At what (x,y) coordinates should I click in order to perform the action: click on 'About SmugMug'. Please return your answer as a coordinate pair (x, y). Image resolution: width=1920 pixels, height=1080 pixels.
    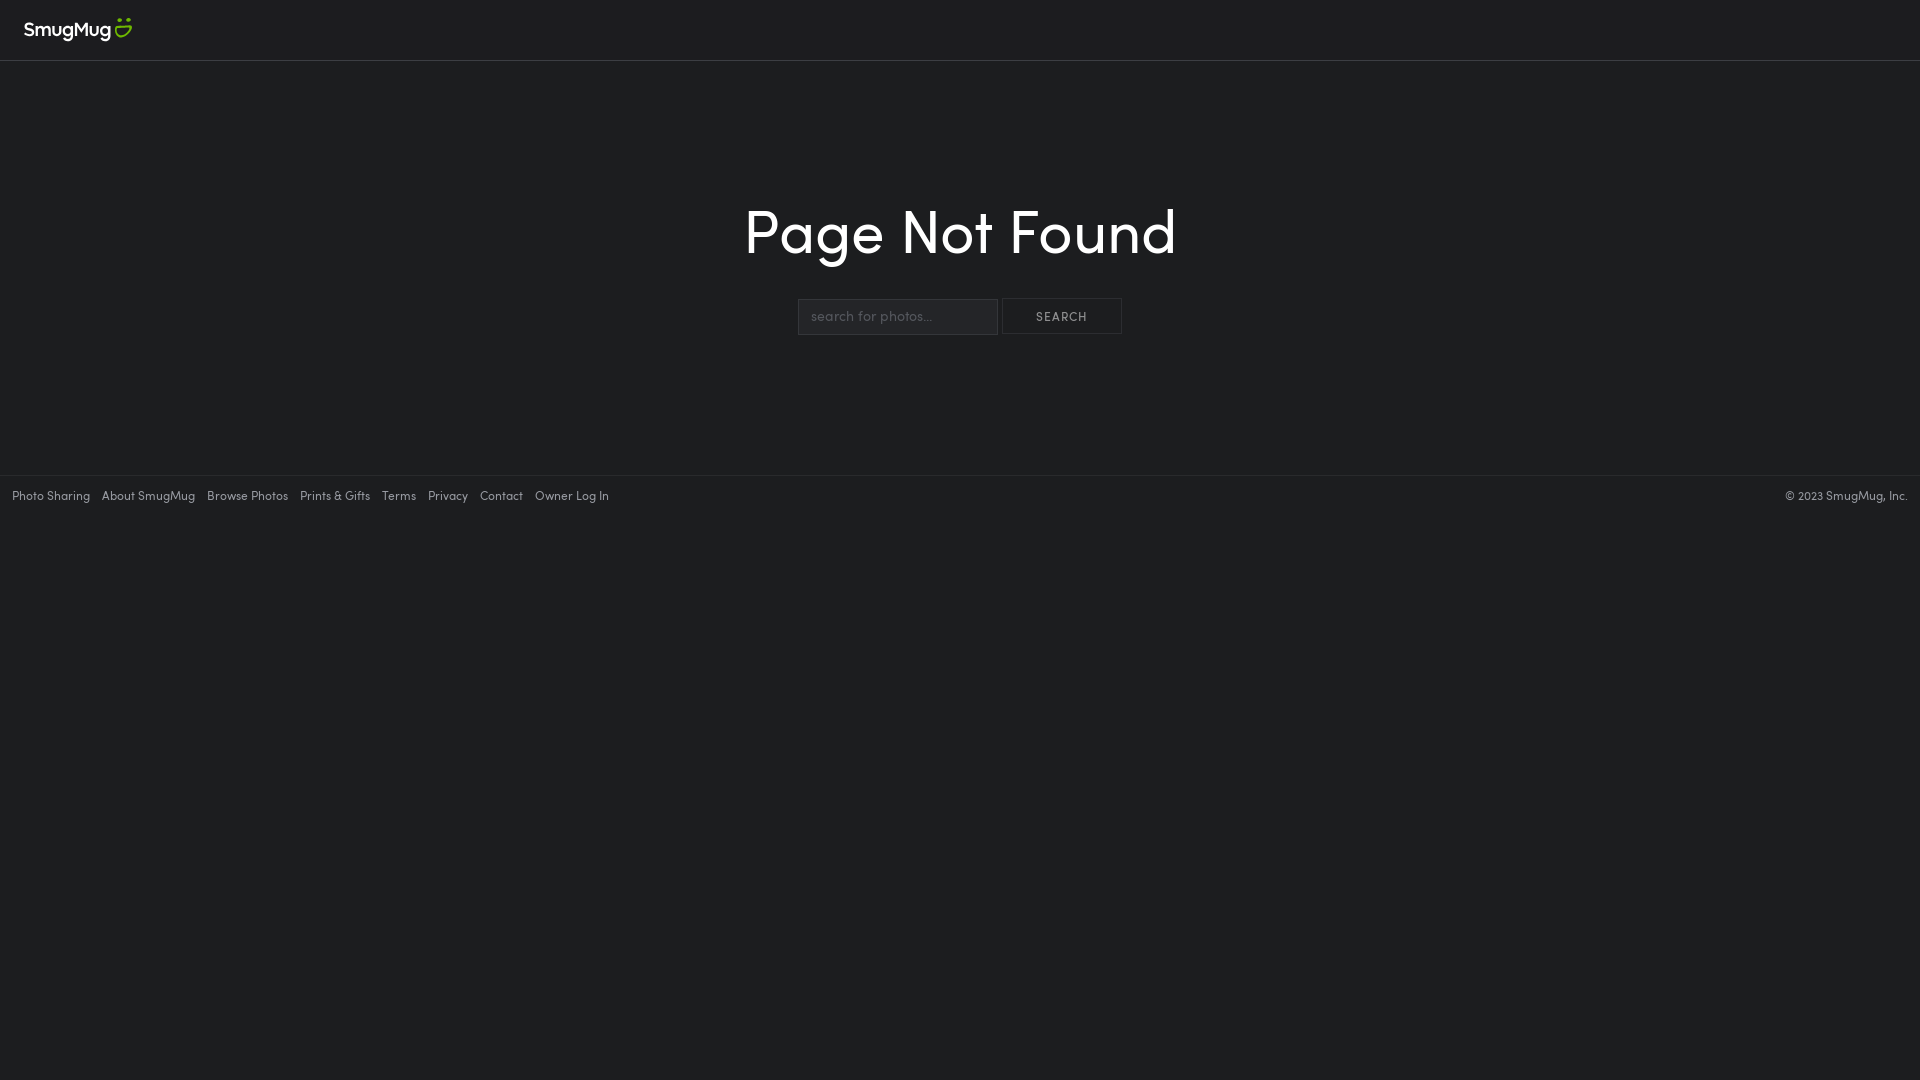
    Looking at the image, I should click on (147, 494).